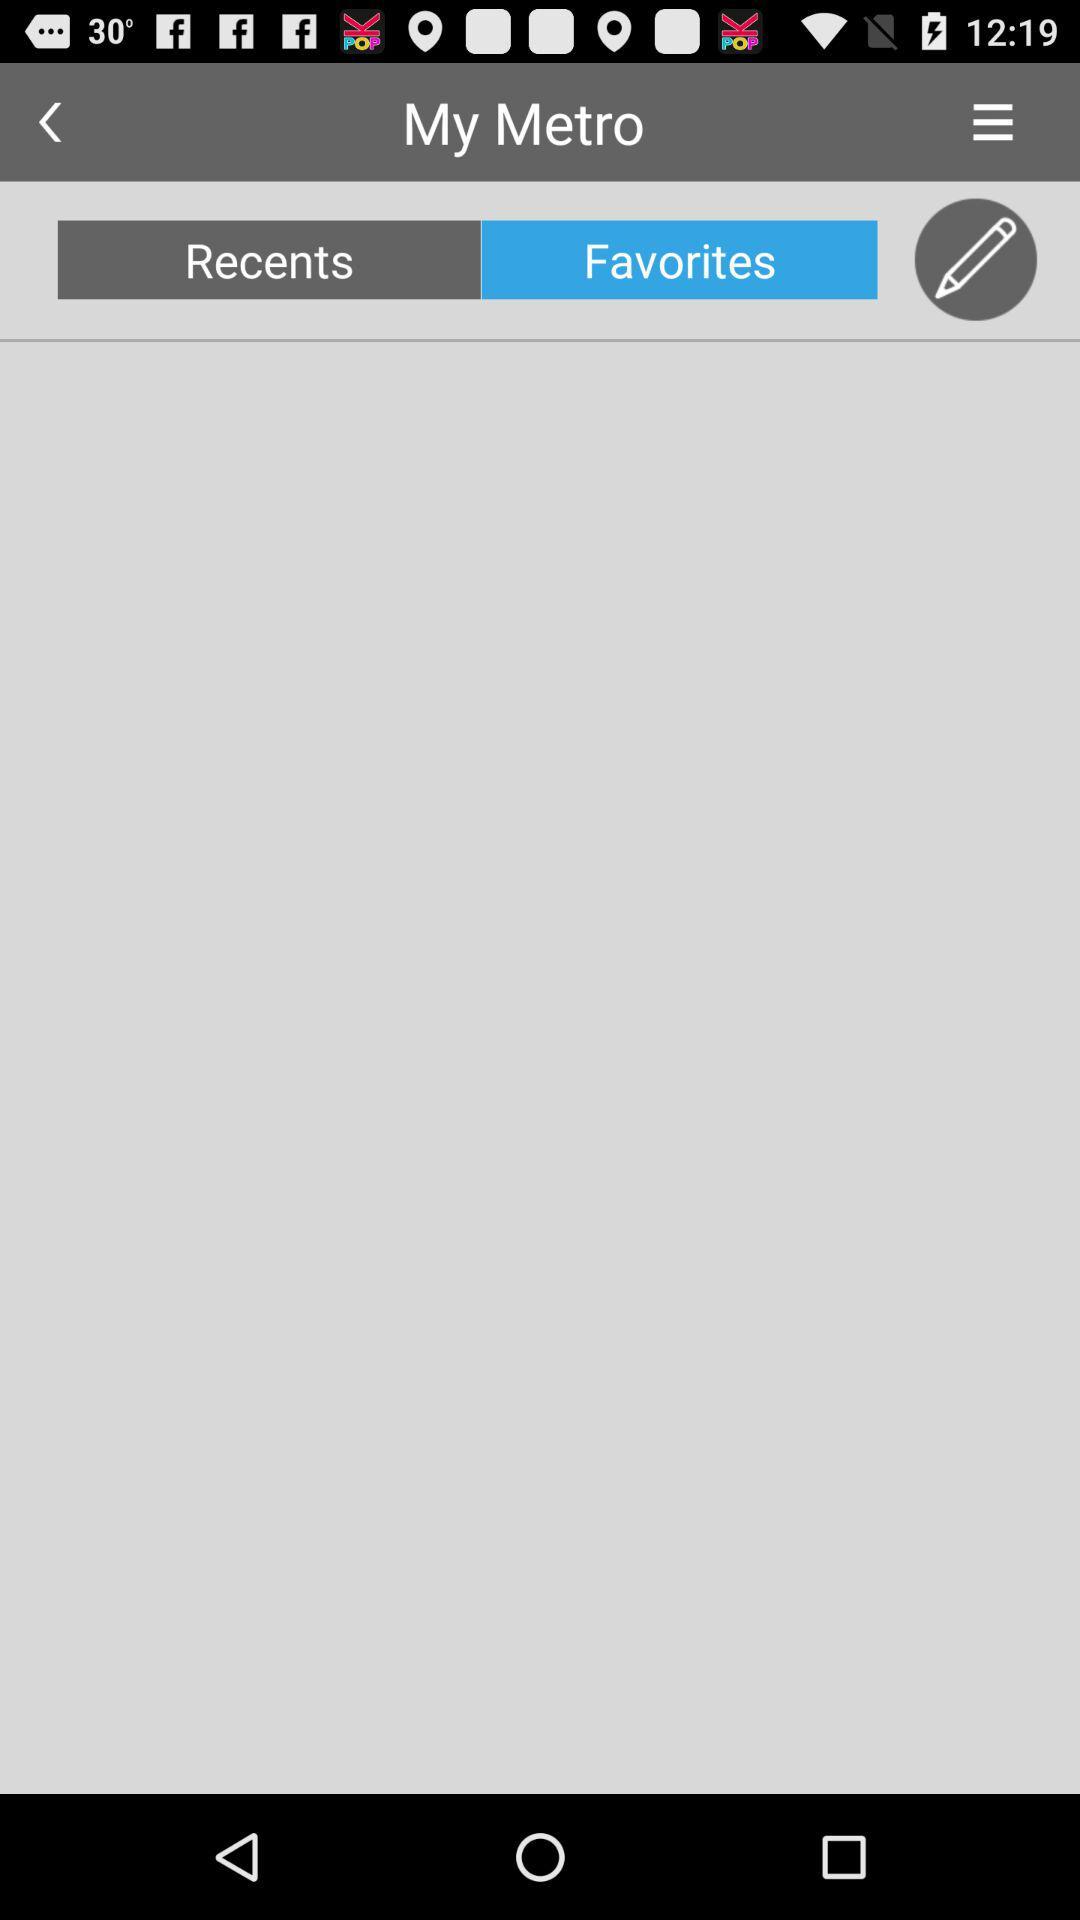  I want to click on the item above recents item, so click(48, 121).